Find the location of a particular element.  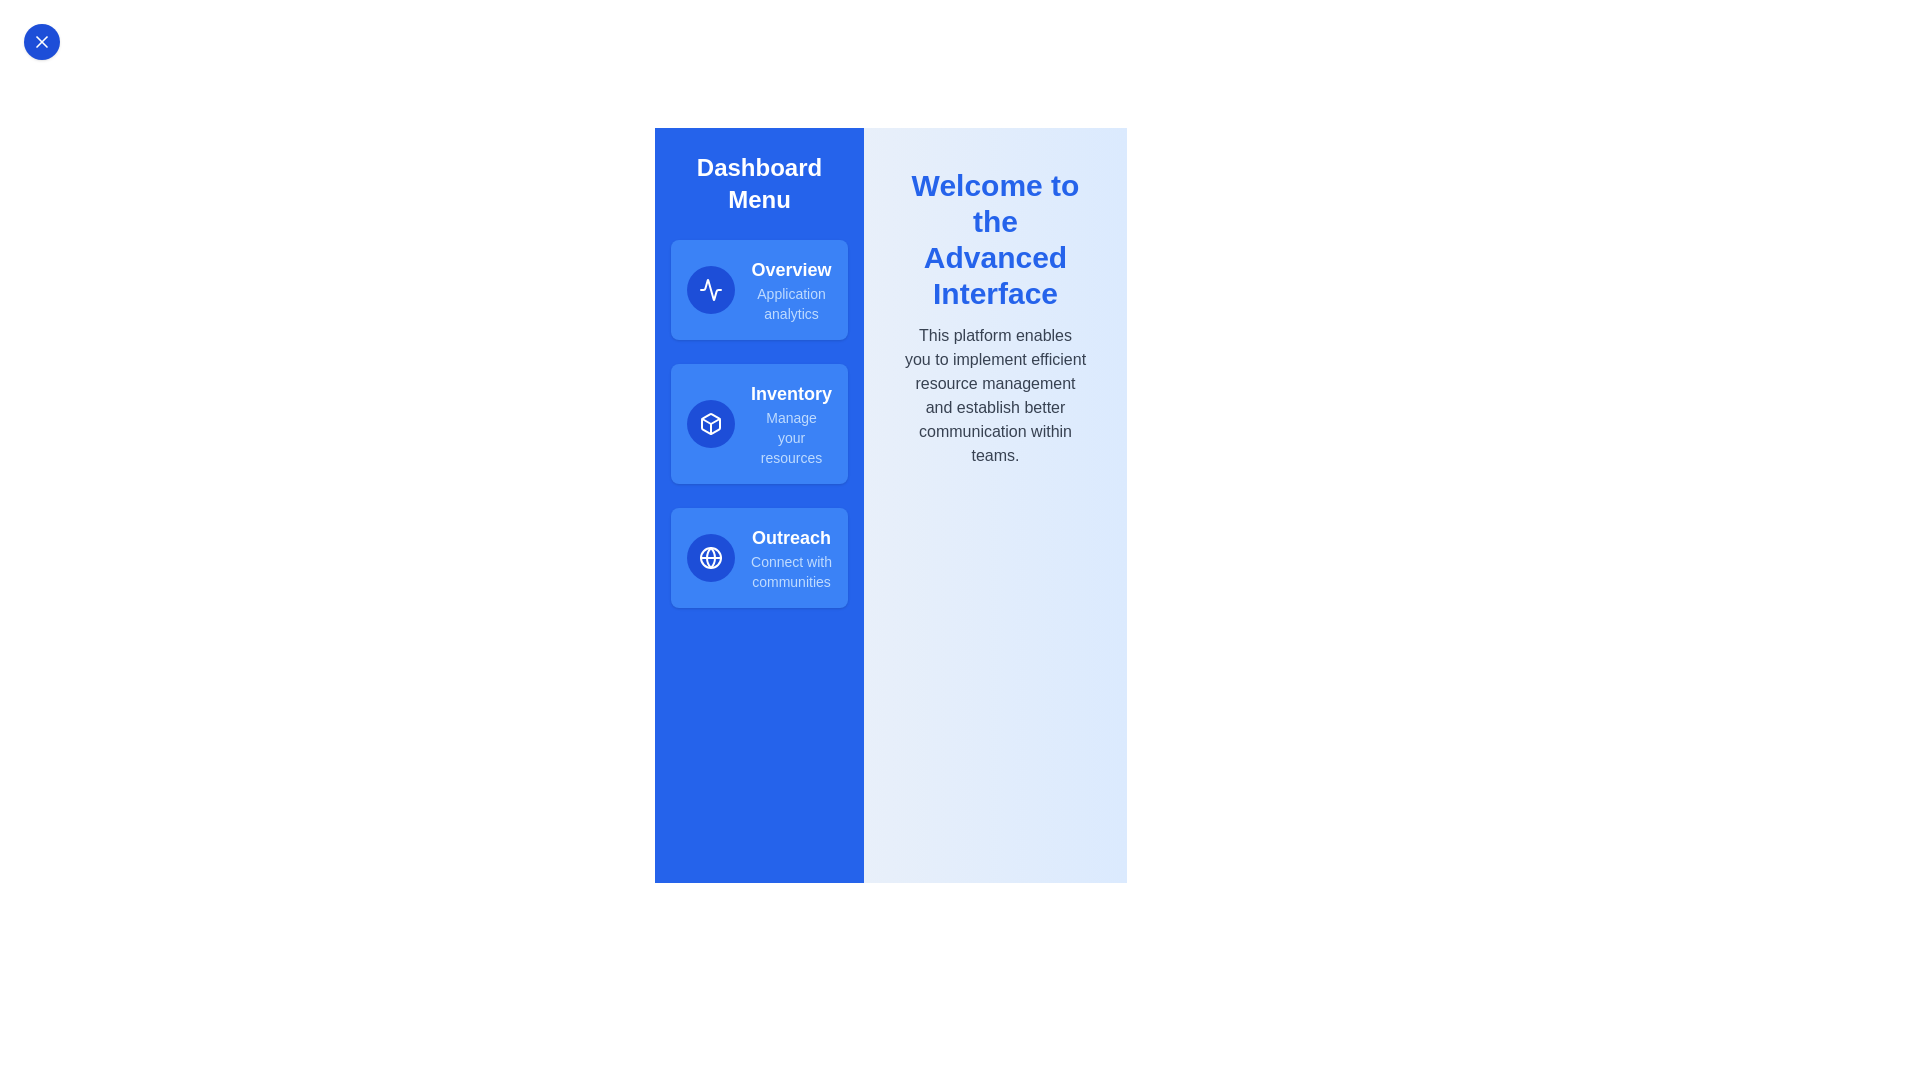

the button at the top-left corner to toggle the drawer visibility is located at coordinates (42, 42).